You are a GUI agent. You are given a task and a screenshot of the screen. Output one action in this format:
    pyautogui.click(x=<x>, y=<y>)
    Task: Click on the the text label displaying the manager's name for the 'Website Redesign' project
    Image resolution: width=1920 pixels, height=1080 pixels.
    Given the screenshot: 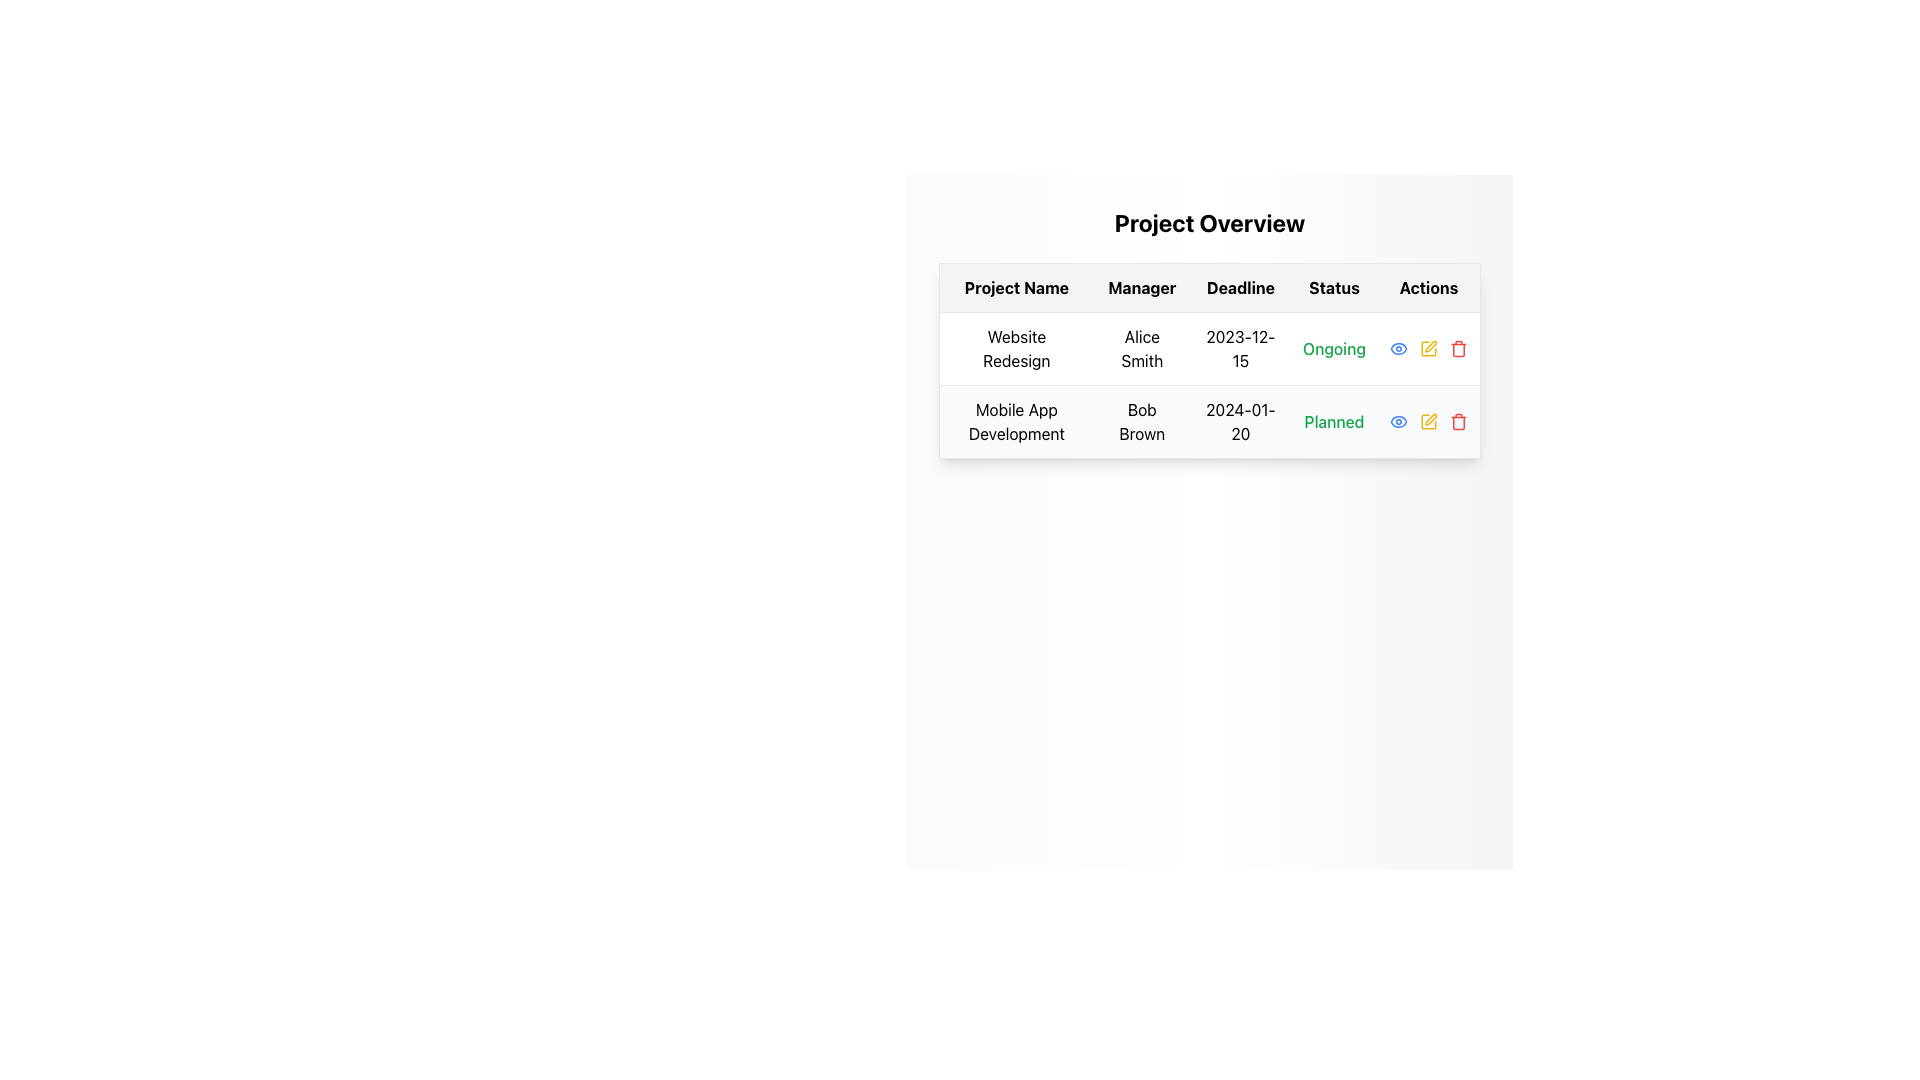 What is the action you would take?
    pyautogui.click(x=1142, y=347)
    